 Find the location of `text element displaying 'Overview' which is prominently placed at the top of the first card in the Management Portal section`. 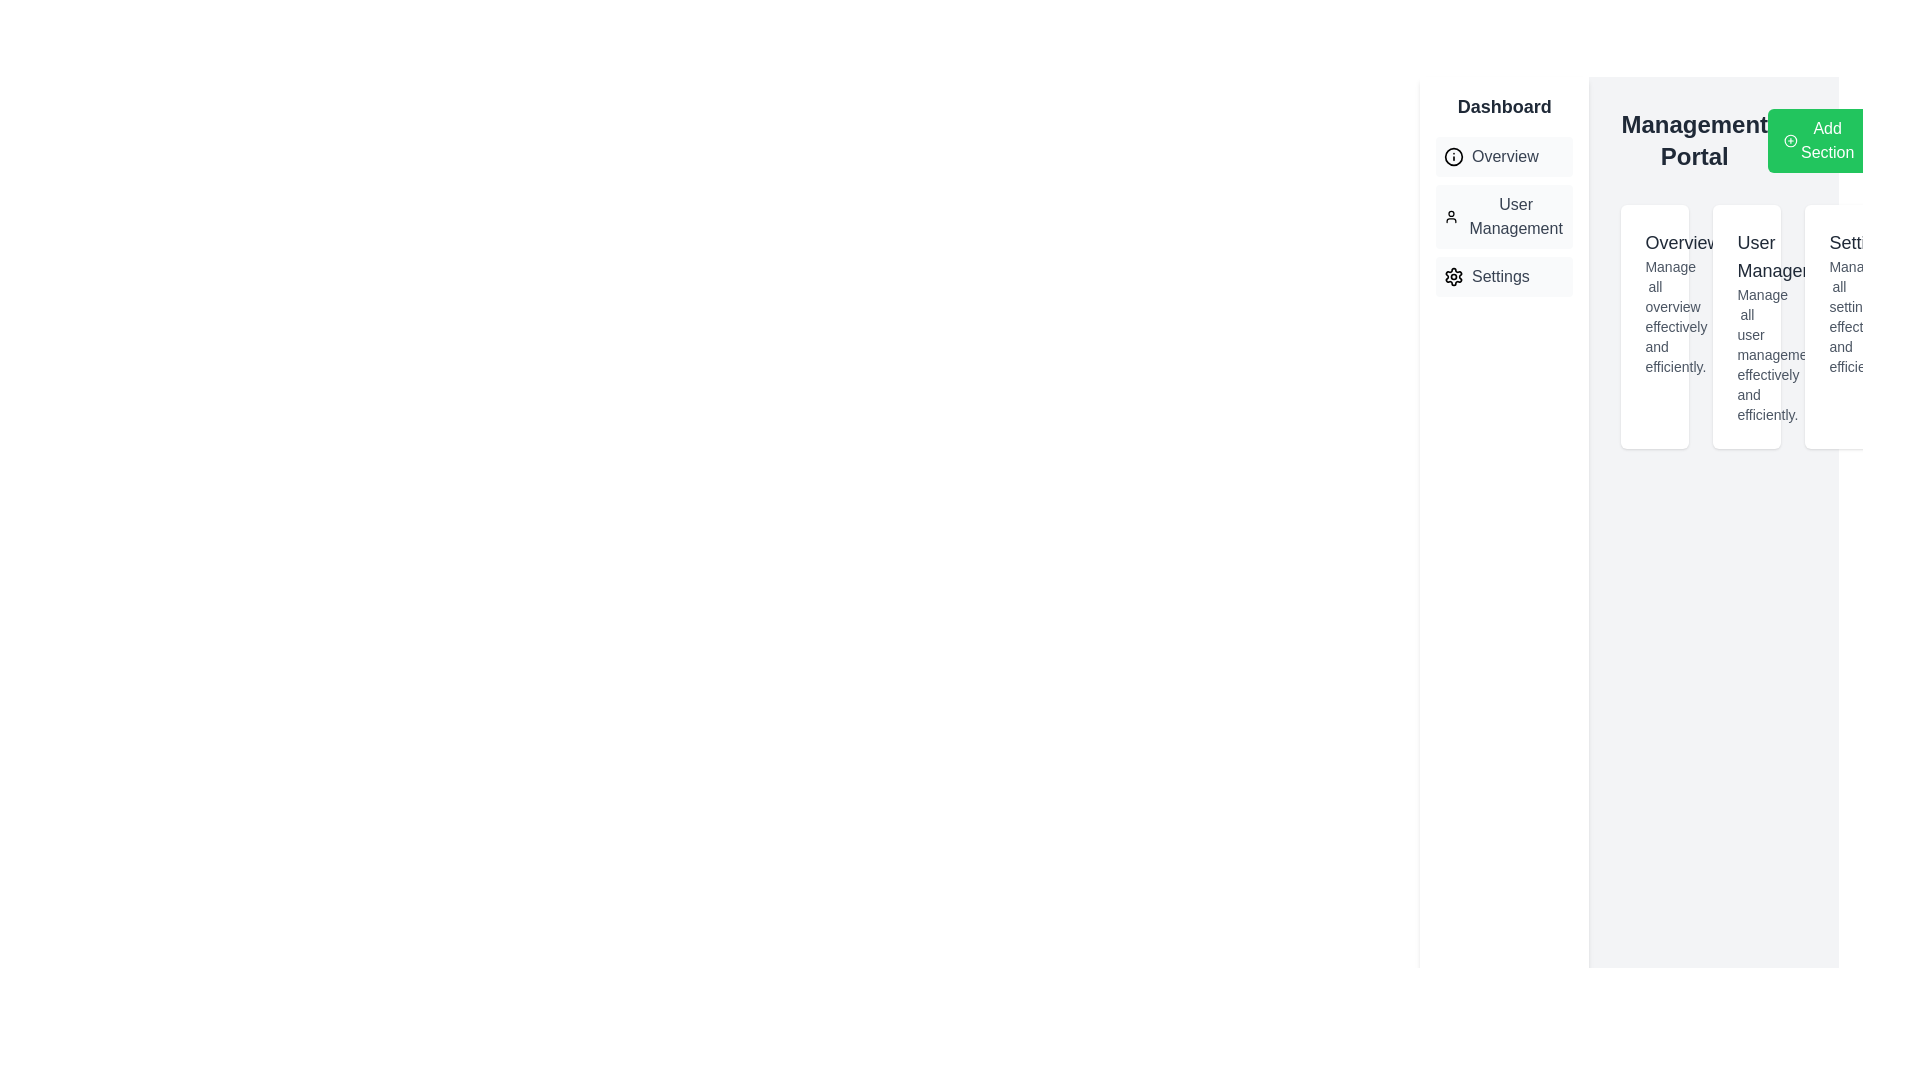

text element displaying 'Overview' which is prominently placed at the top of the first card in the Management Portal section is located at coordinates (1655, 242).